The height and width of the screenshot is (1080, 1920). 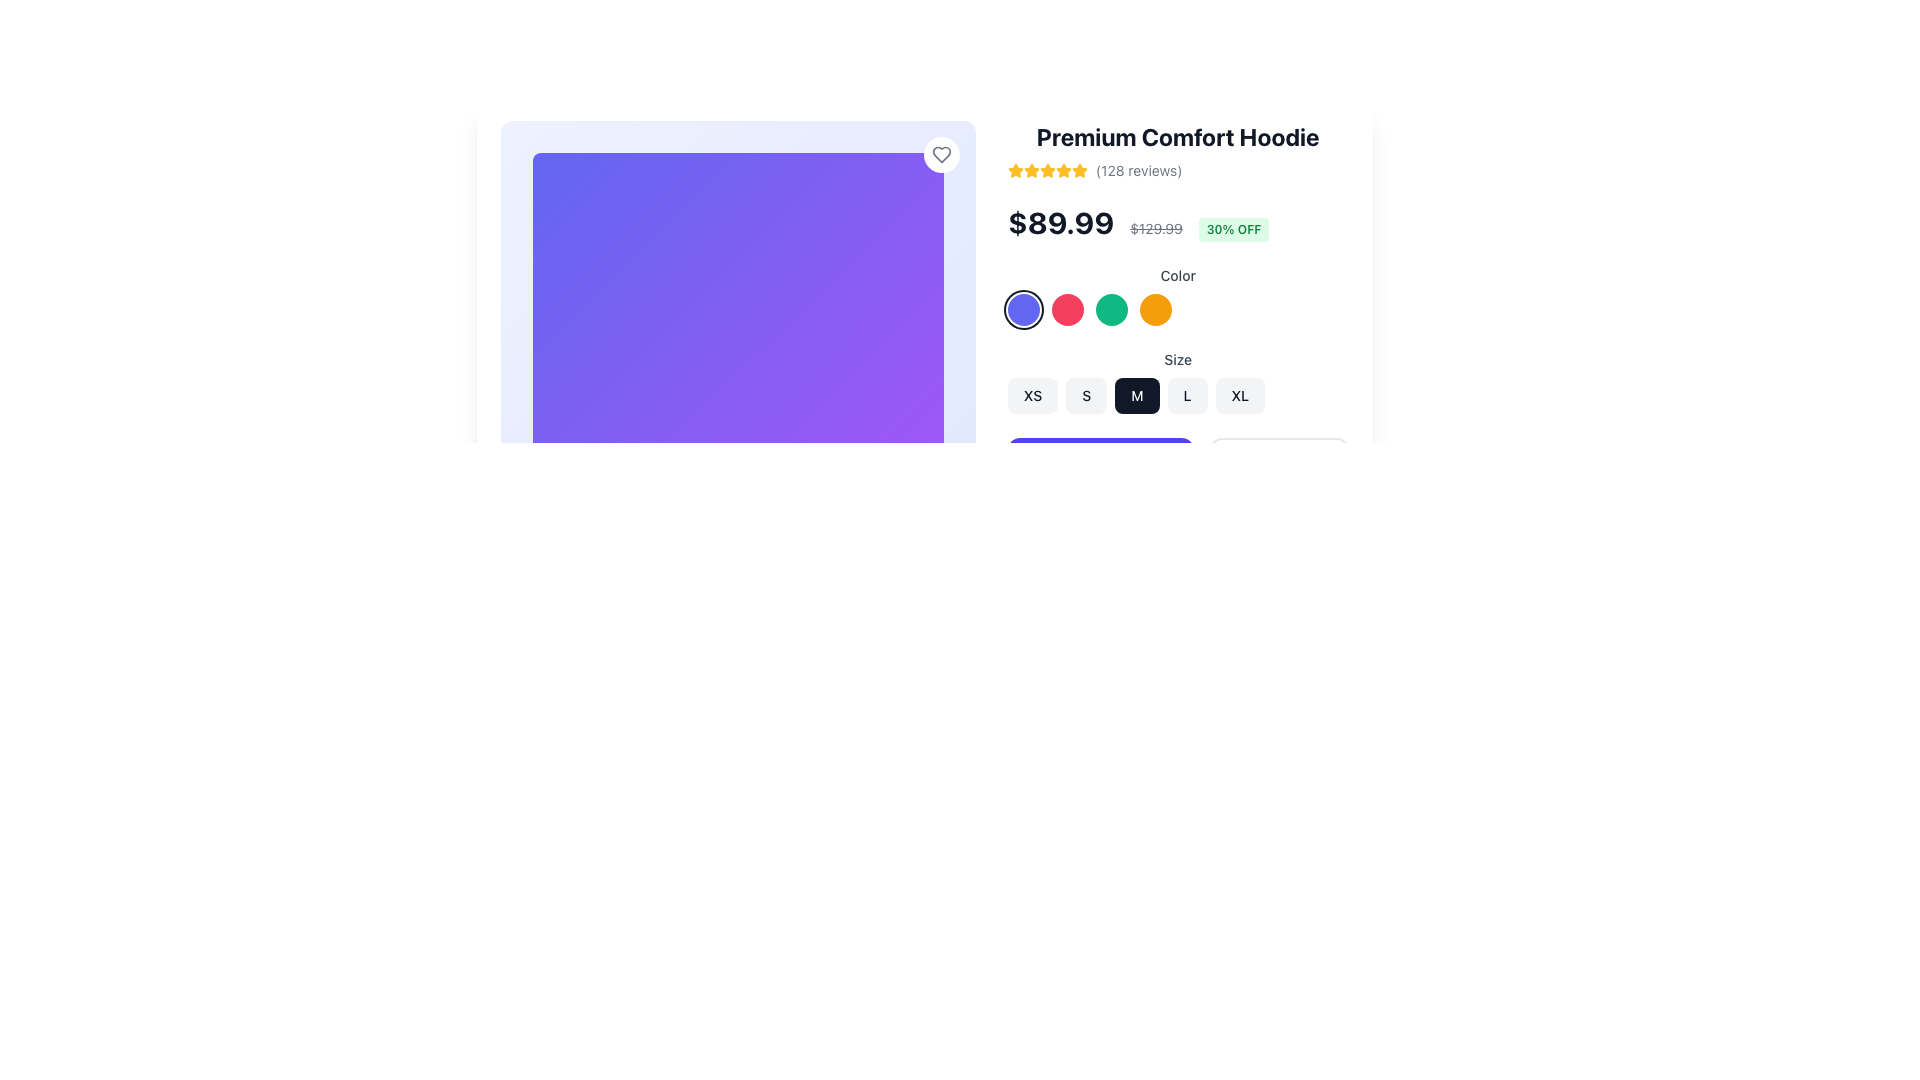 I want to click on the fifth rating star icon, so click(x=1079, y=169).